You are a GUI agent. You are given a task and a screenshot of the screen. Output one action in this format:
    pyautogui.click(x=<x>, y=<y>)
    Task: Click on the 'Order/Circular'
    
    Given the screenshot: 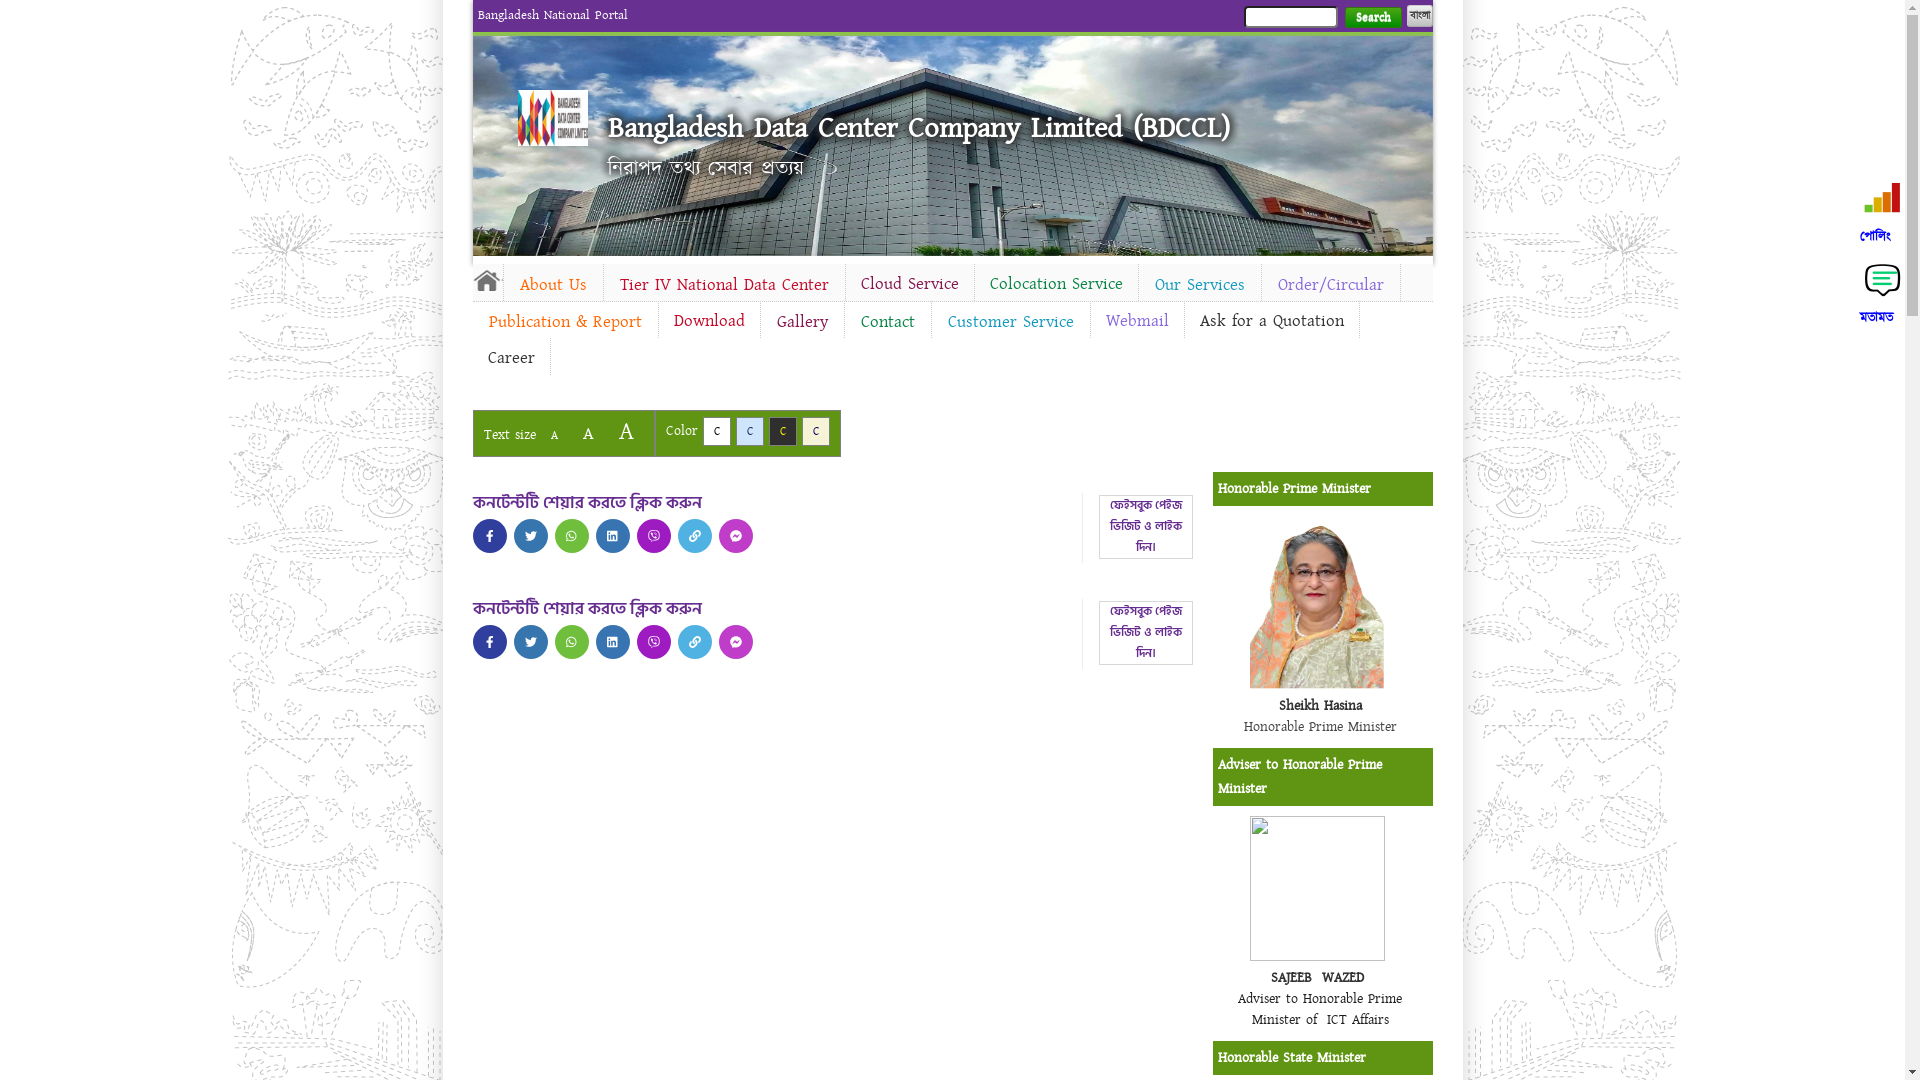 What is the action you would take?
    pyautogui.click(x=1330, y=285)
    